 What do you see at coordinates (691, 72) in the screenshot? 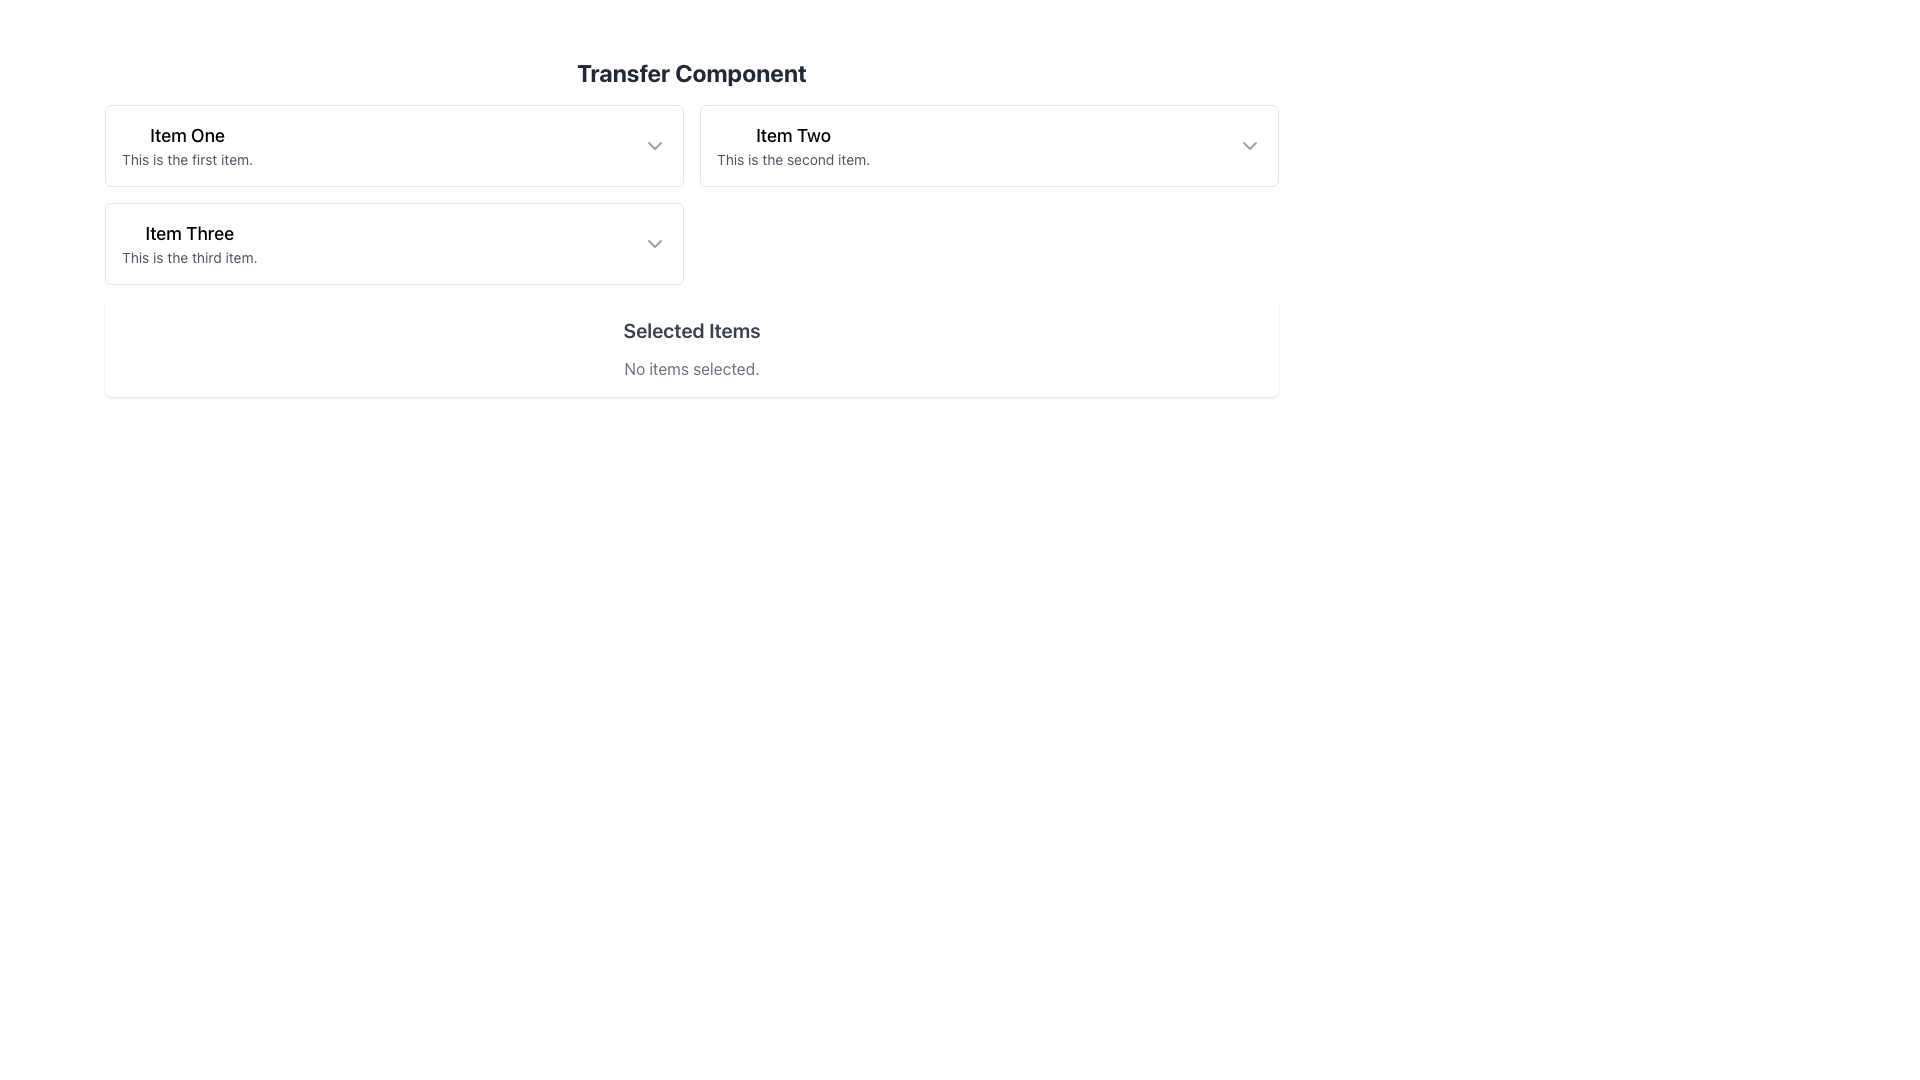
I see `the header text element located at the topmost center of the interface, which serves as the title for the surrounding content group` at bounding box center [691, 72].